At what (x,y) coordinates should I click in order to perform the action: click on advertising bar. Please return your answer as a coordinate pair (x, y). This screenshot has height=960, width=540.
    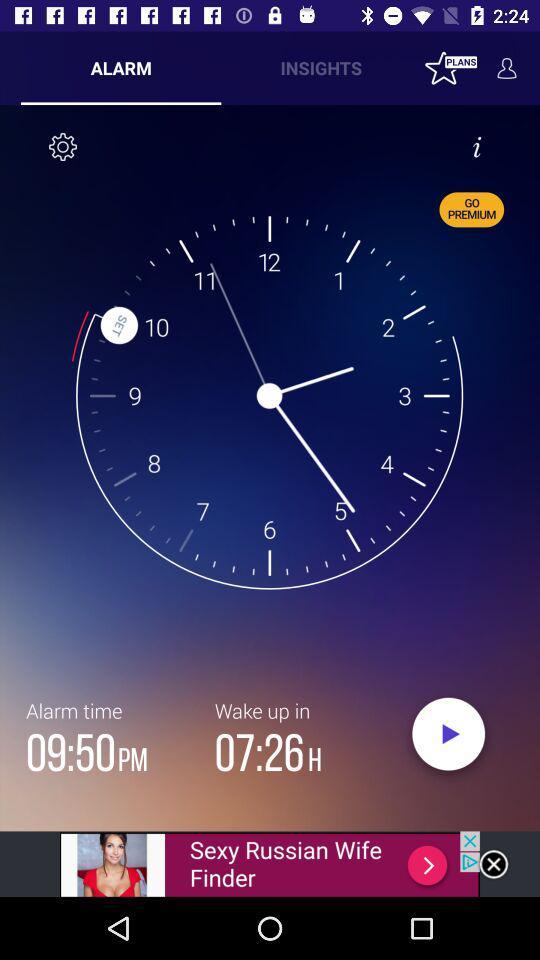
    Looking at the image, I should click on (270, 863).